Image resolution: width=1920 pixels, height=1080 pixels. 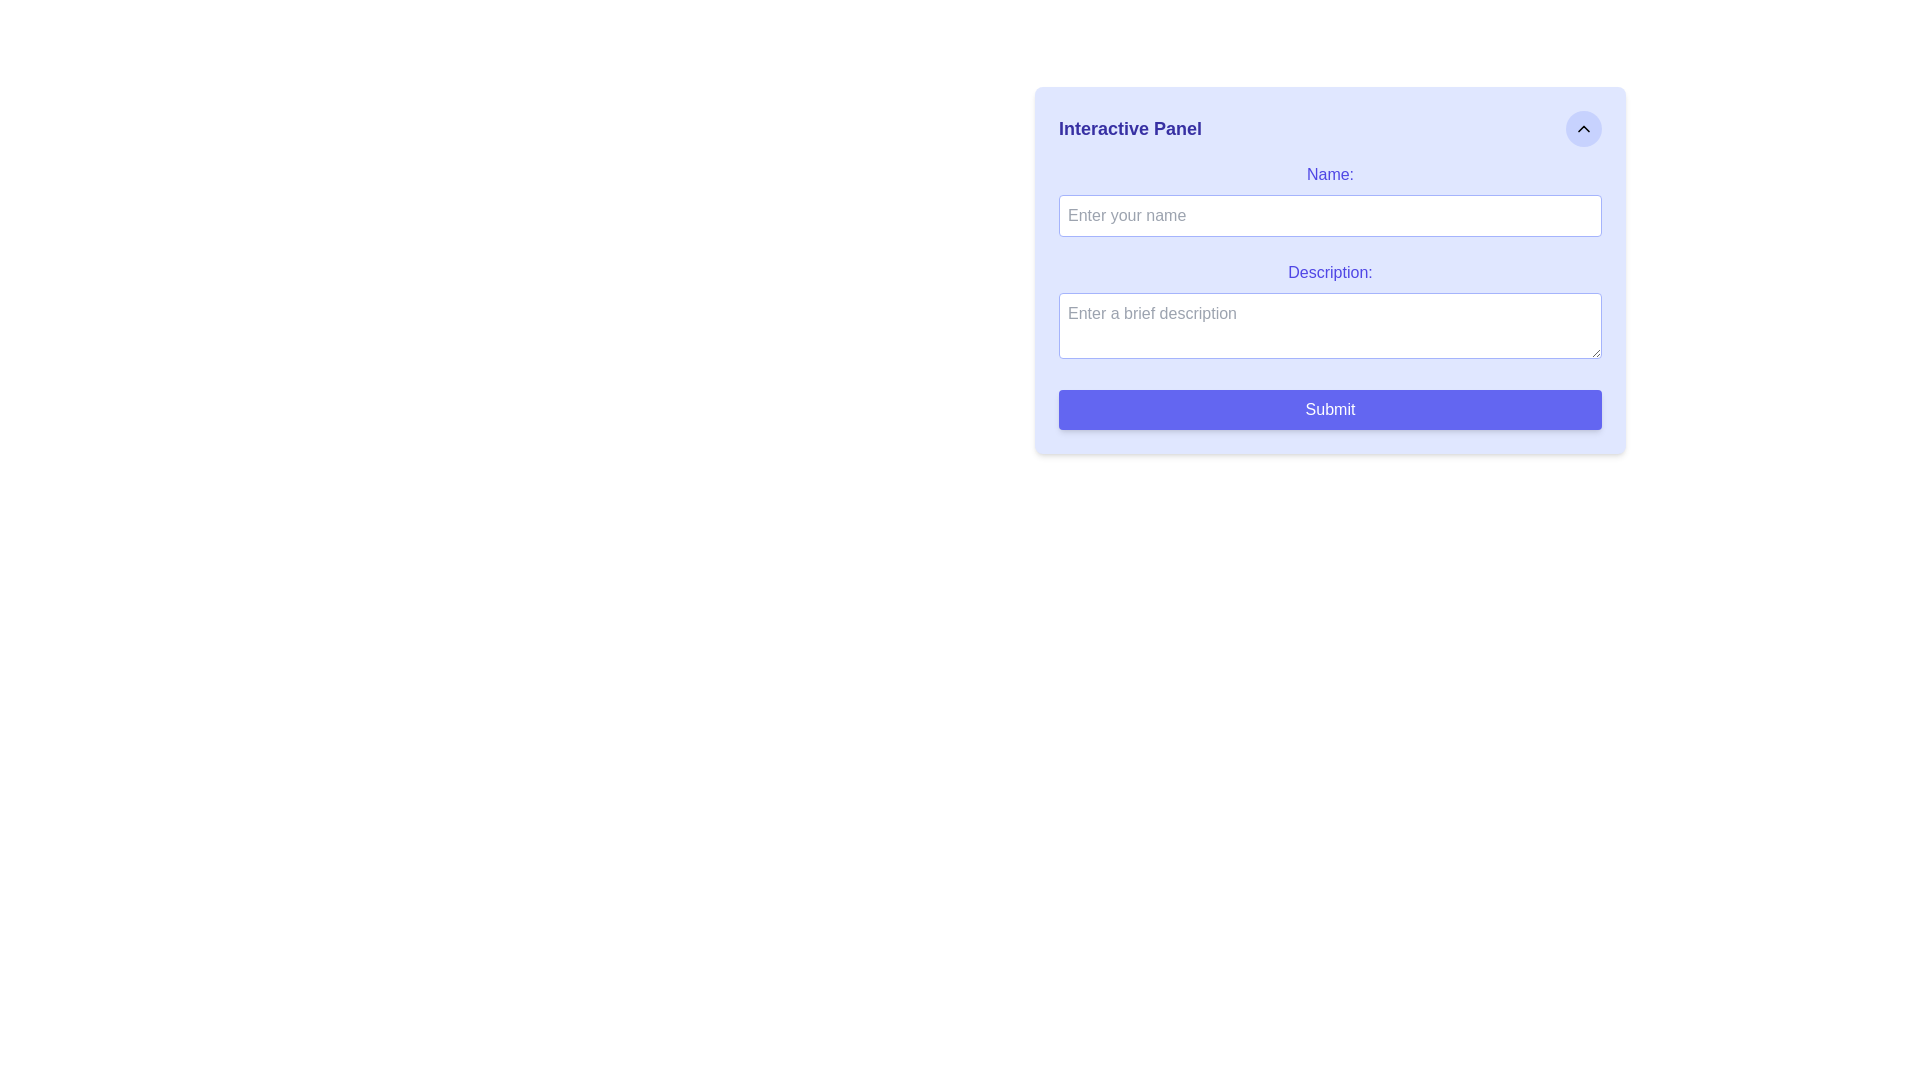 What do you see at coordinates (1583, 128) in the screenshot?
I see `the upward-pointing chevron icon located within the circular button at the top-right corner of the interactive panel` at bounding box center [1583, 128].